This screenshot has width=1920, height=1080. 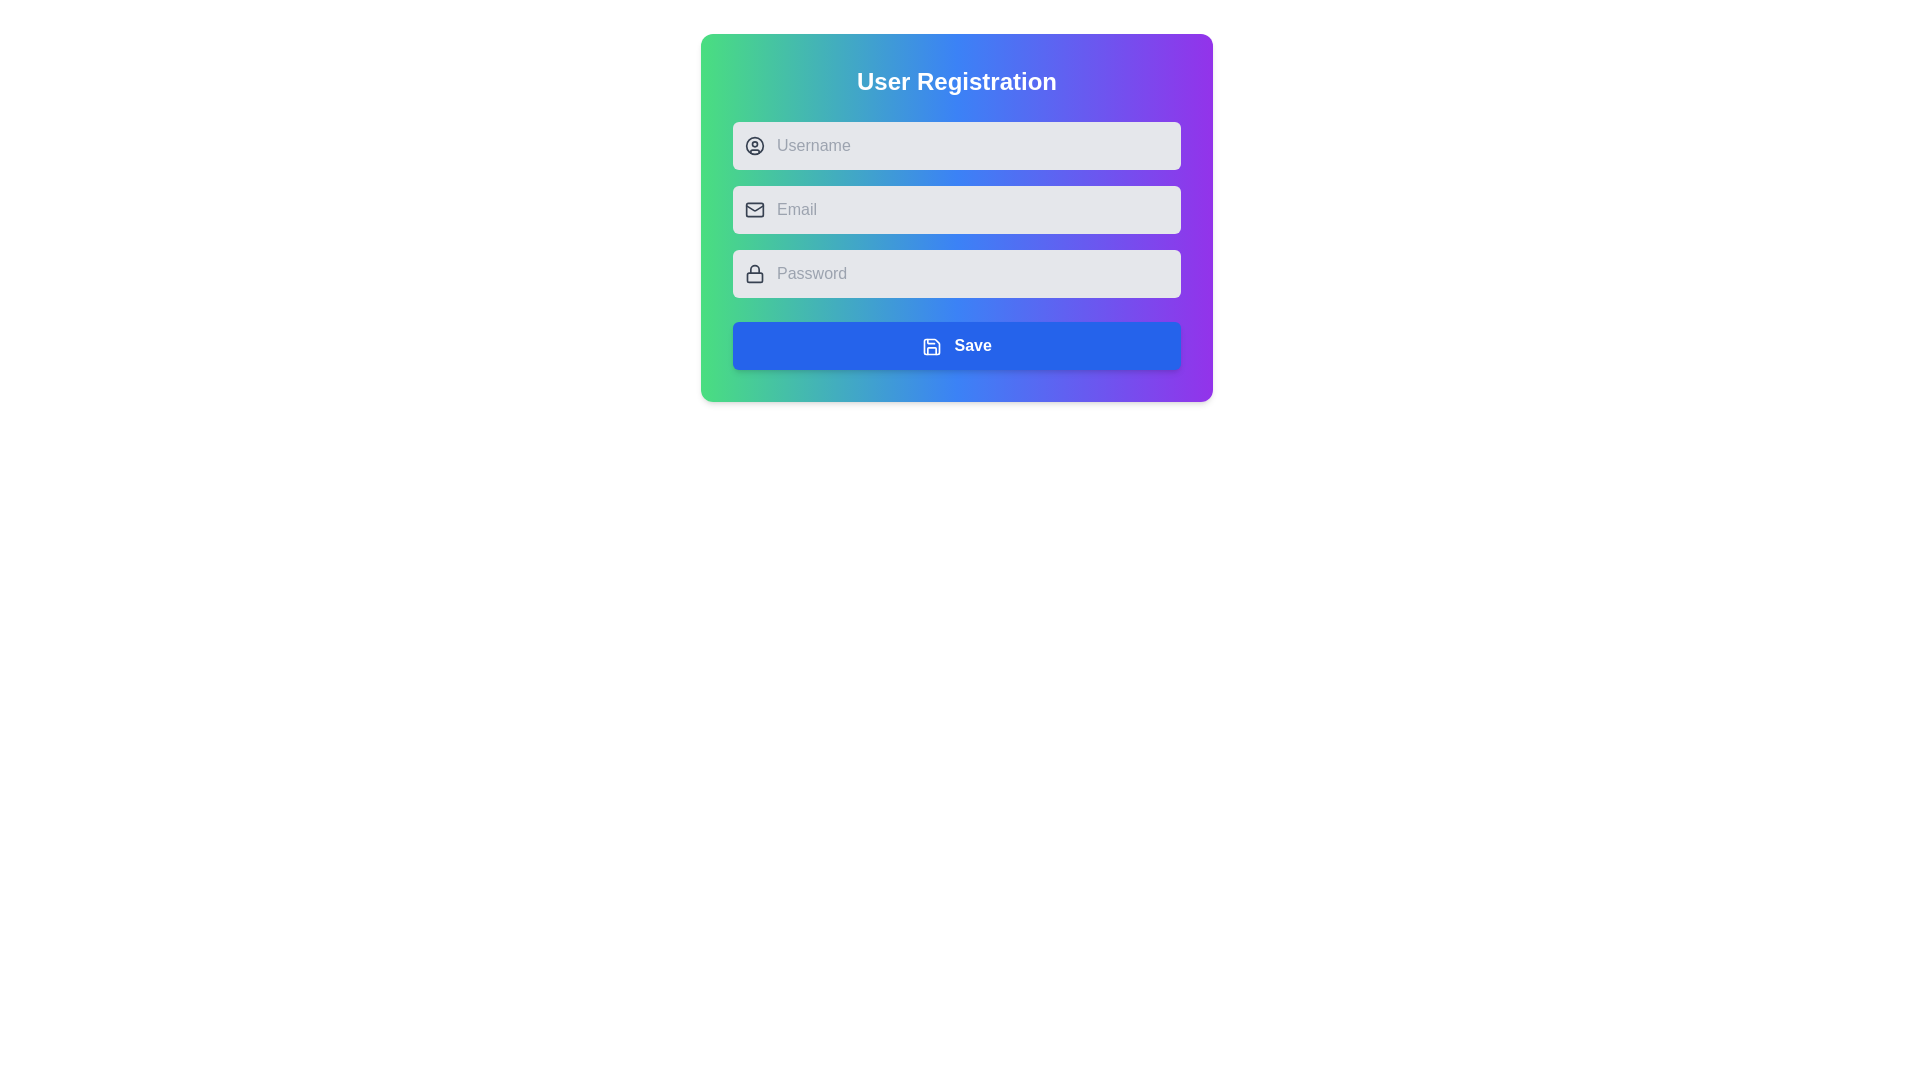 I want to click on the email input field within the 'User Registration' form to focus on it, so click(x=955, y=209).